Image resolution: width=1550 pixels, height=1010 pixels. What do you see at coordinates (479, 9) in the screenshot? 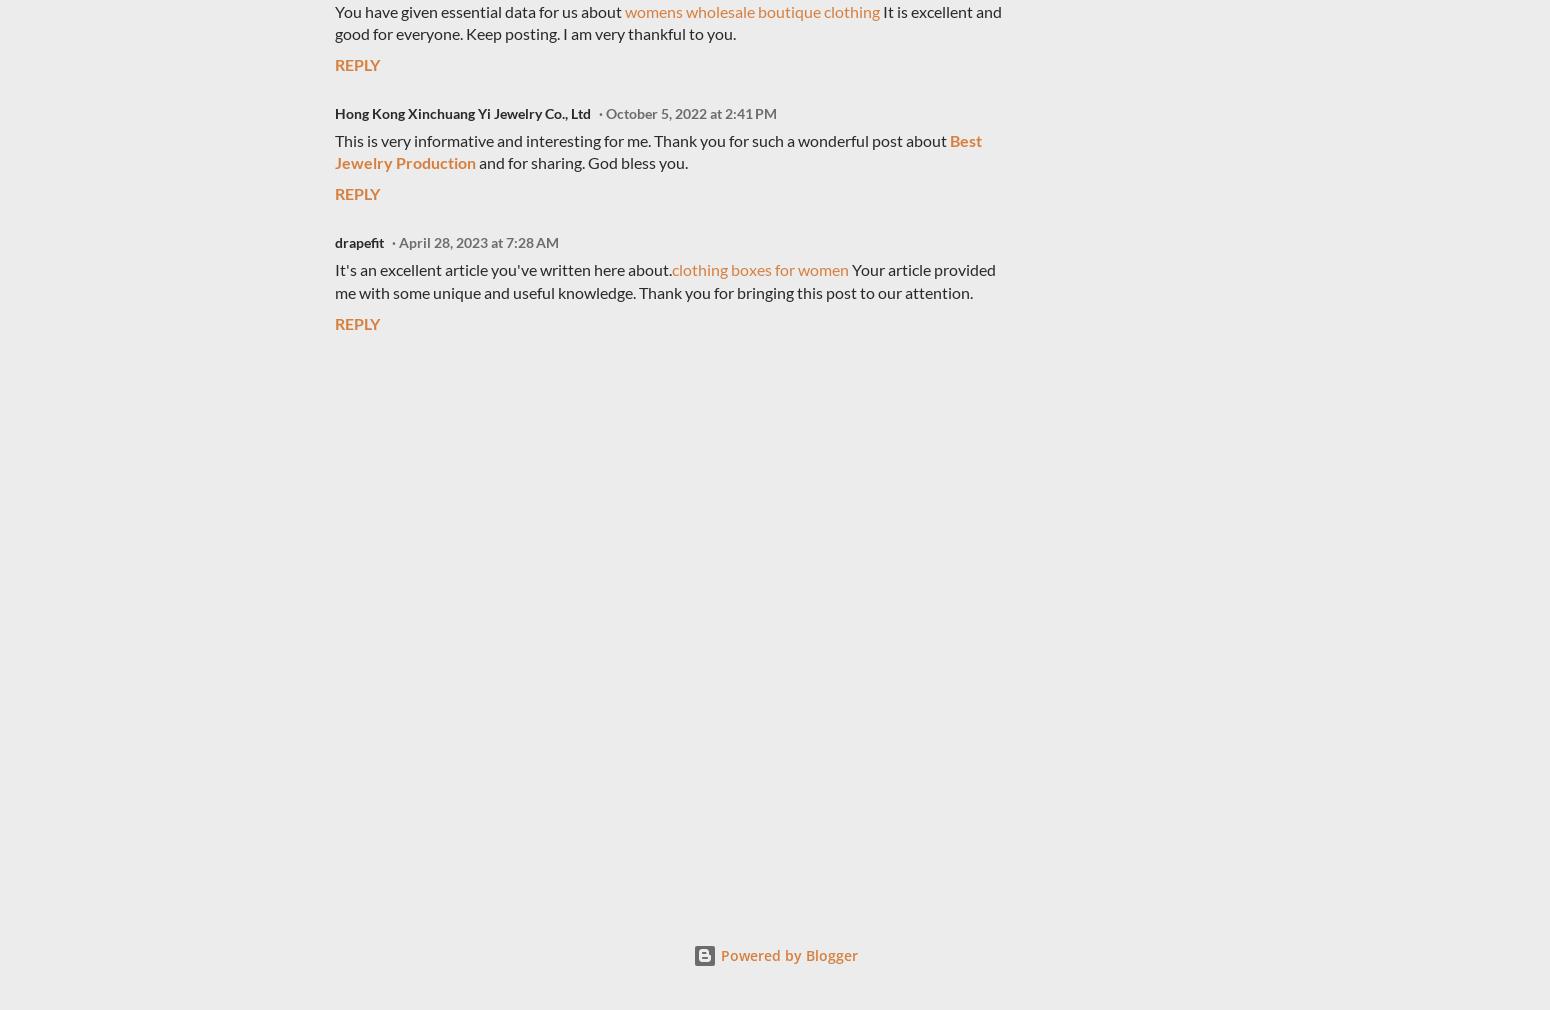
I see `'You have given essential data for us about'` at bounding box center [479, 9].